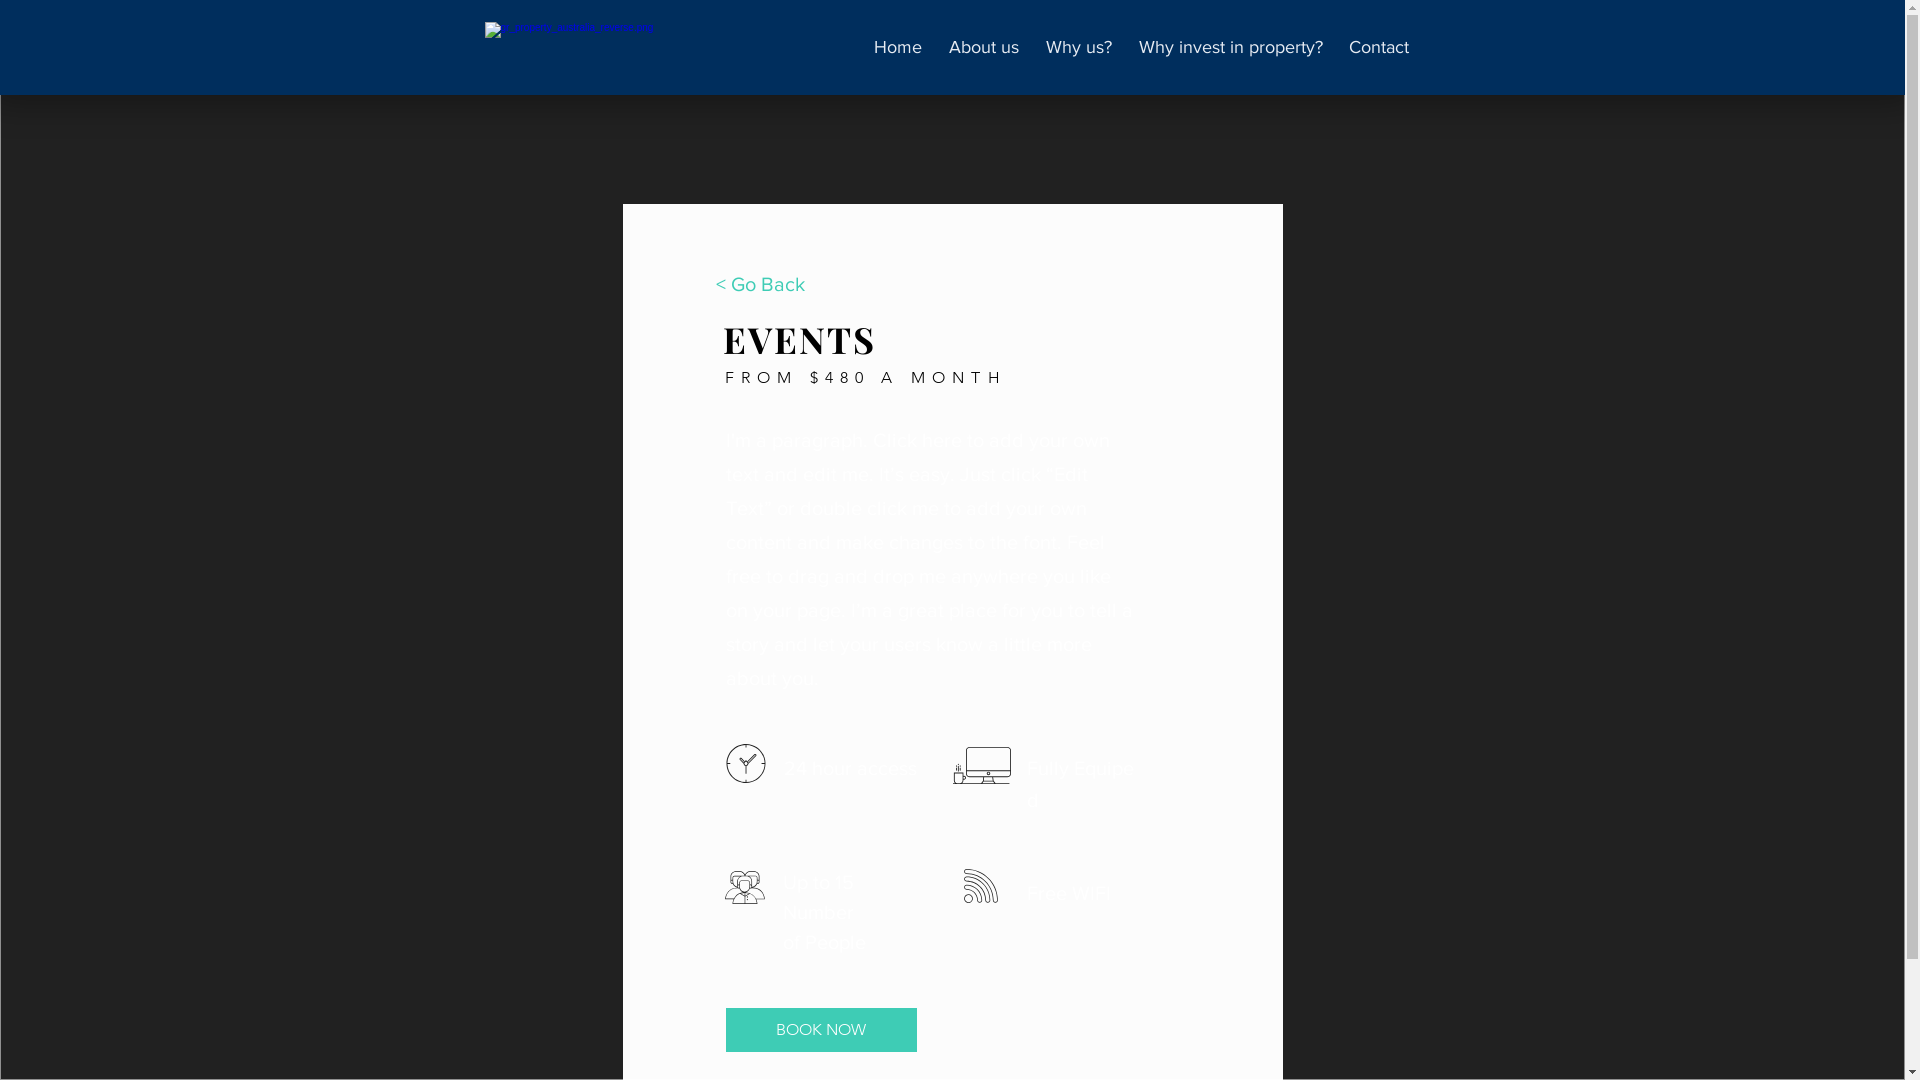 Image resolution: width=1920 pixels, height=1080 pixels. Describe the element at coordinates (759, 284) in the screenshot. I see `'< Go Back'` at that location.